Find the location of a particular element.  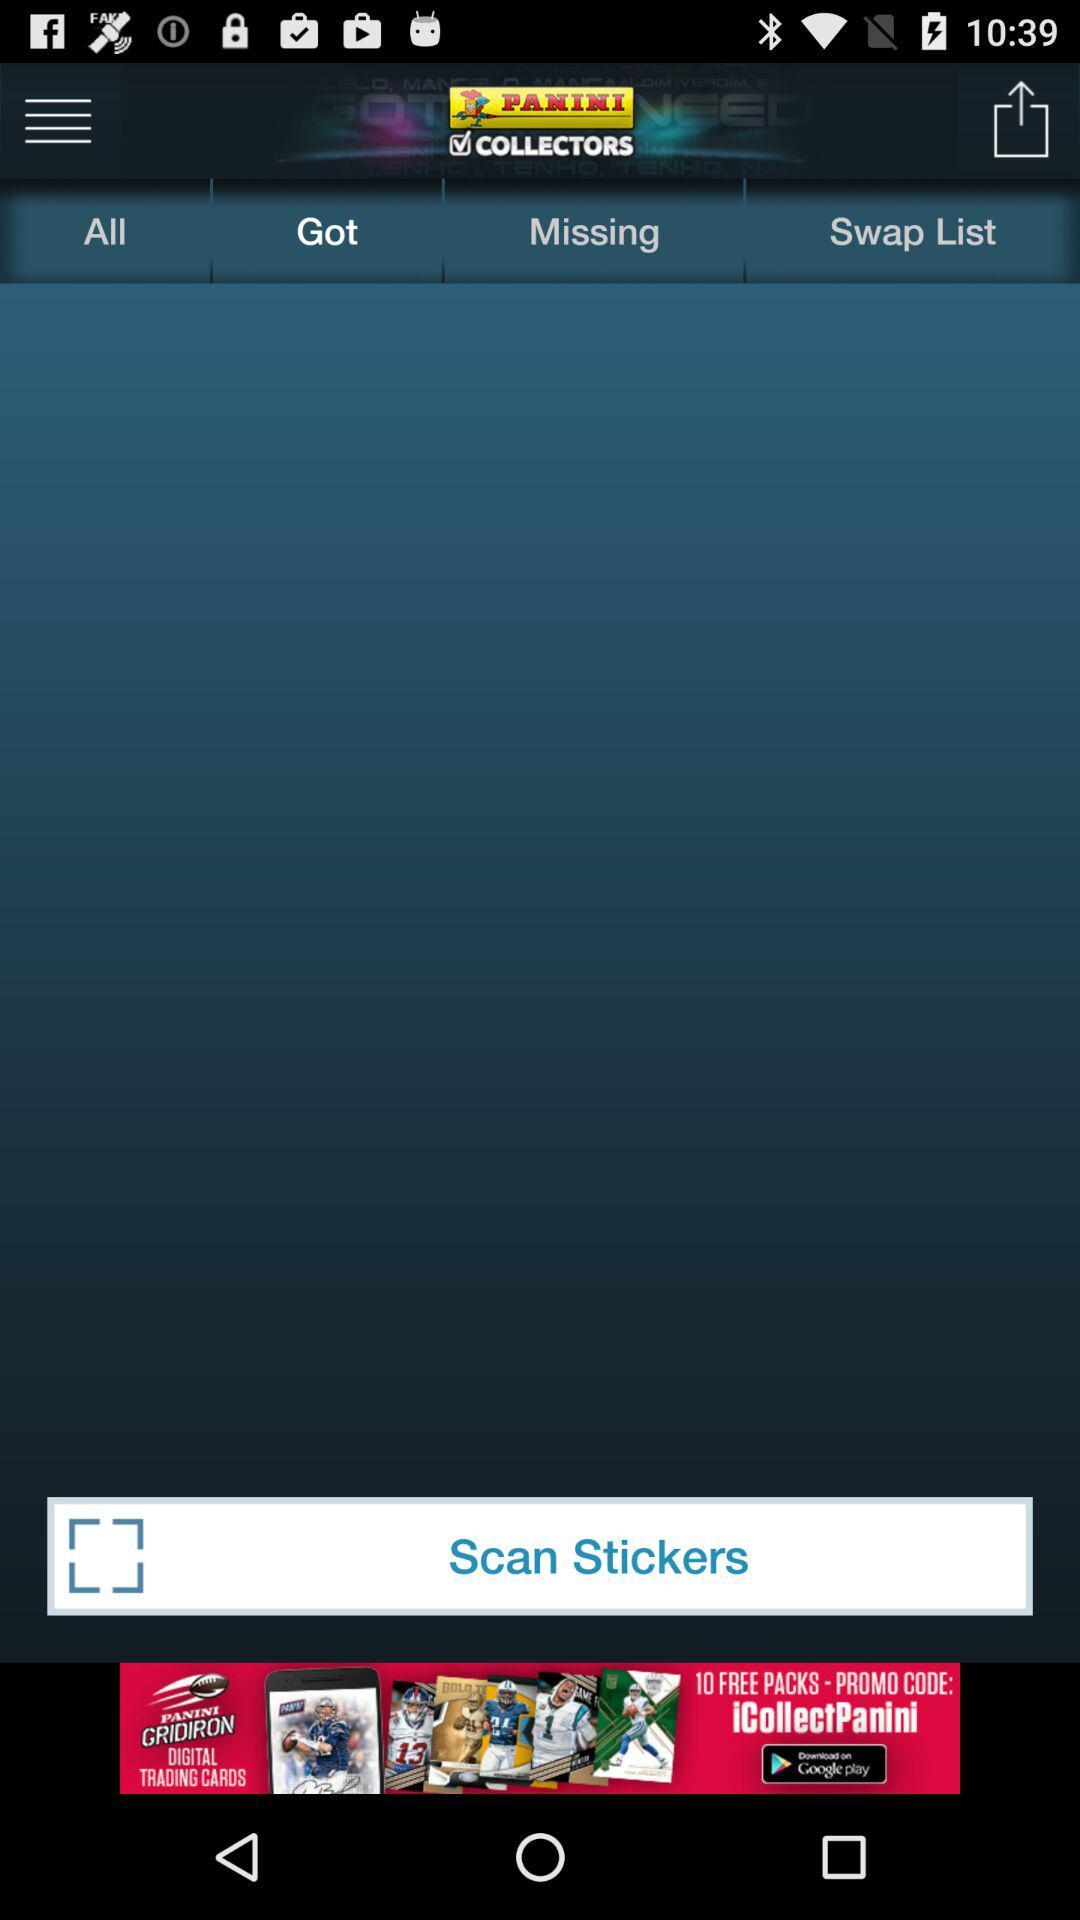

the icon above scan stickers icon is located at coordinates (540, 866).